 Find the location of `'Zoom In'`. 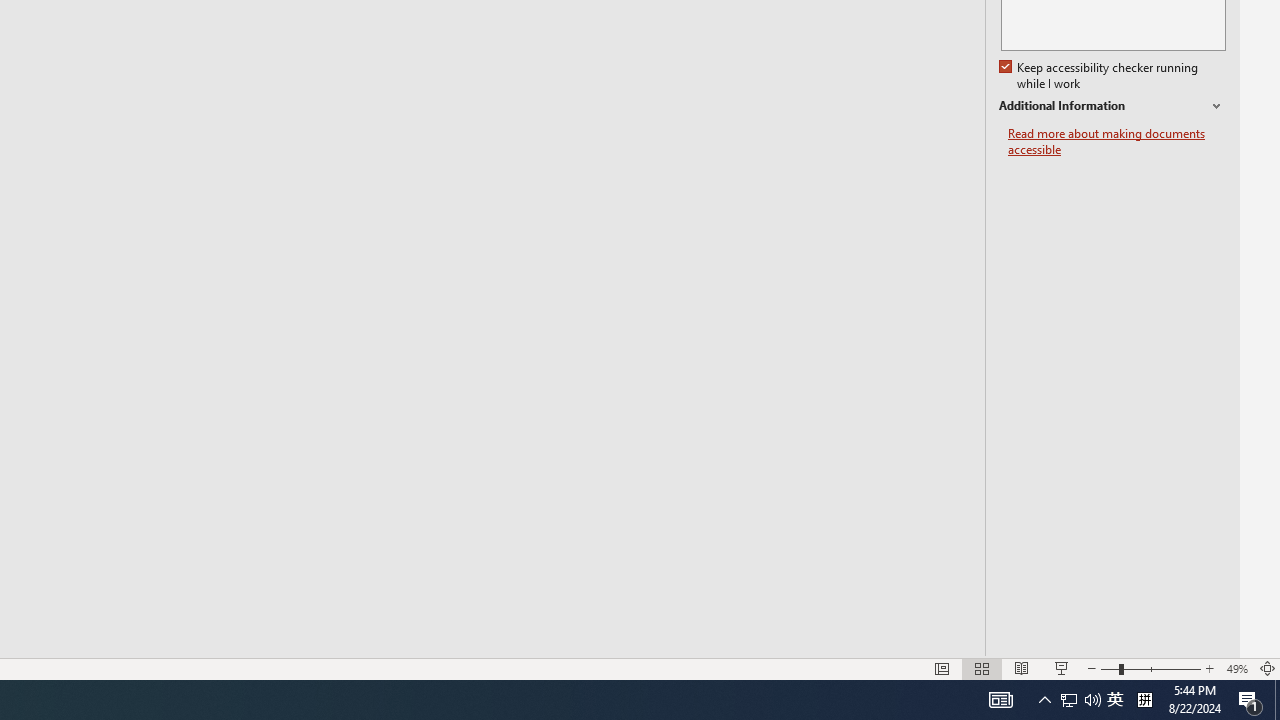

'Zoom In' is located at coordinates (1208, 669).